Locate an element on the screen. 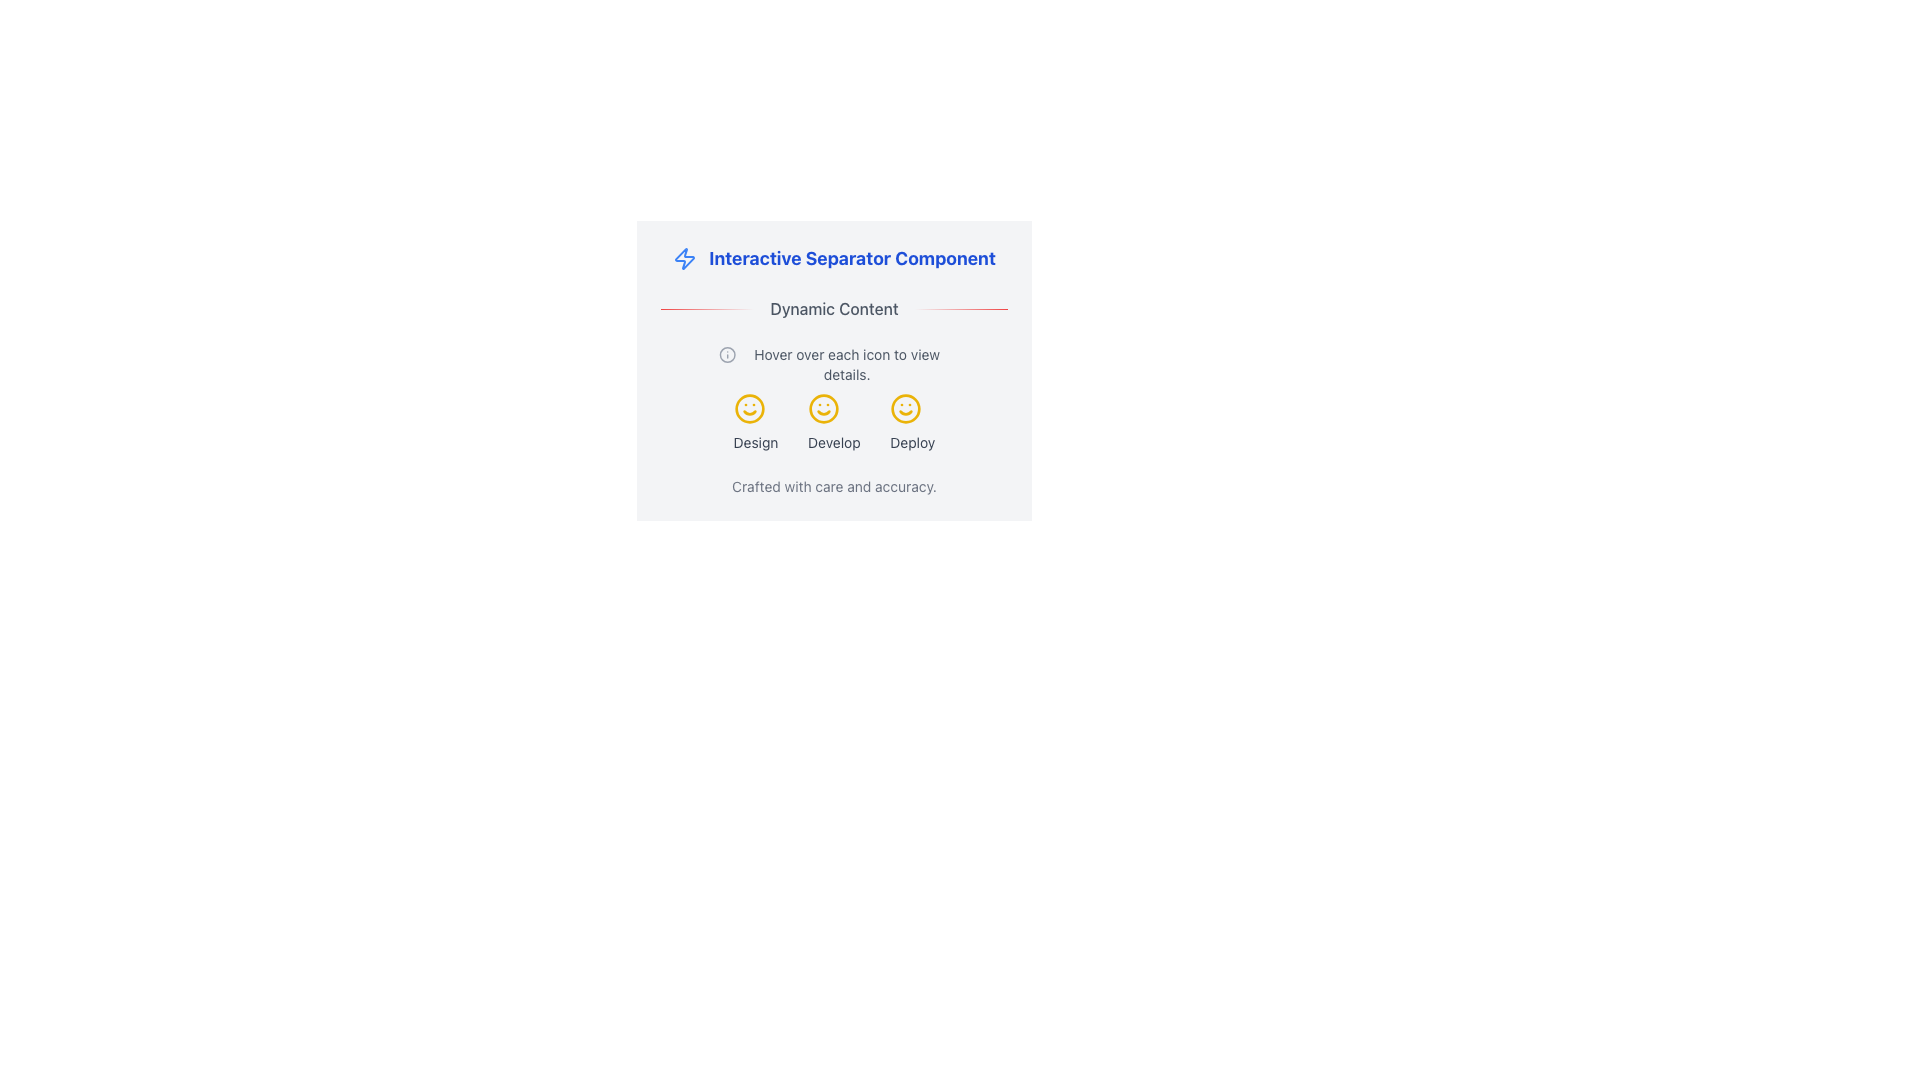 This screenshot has height=1080, width=1920. the third smiley icon in the horizontal row that signifies the 'Deploy' functionality, located below the instruction text and above the 'Deploy' label is located at coordinates (905, 407).